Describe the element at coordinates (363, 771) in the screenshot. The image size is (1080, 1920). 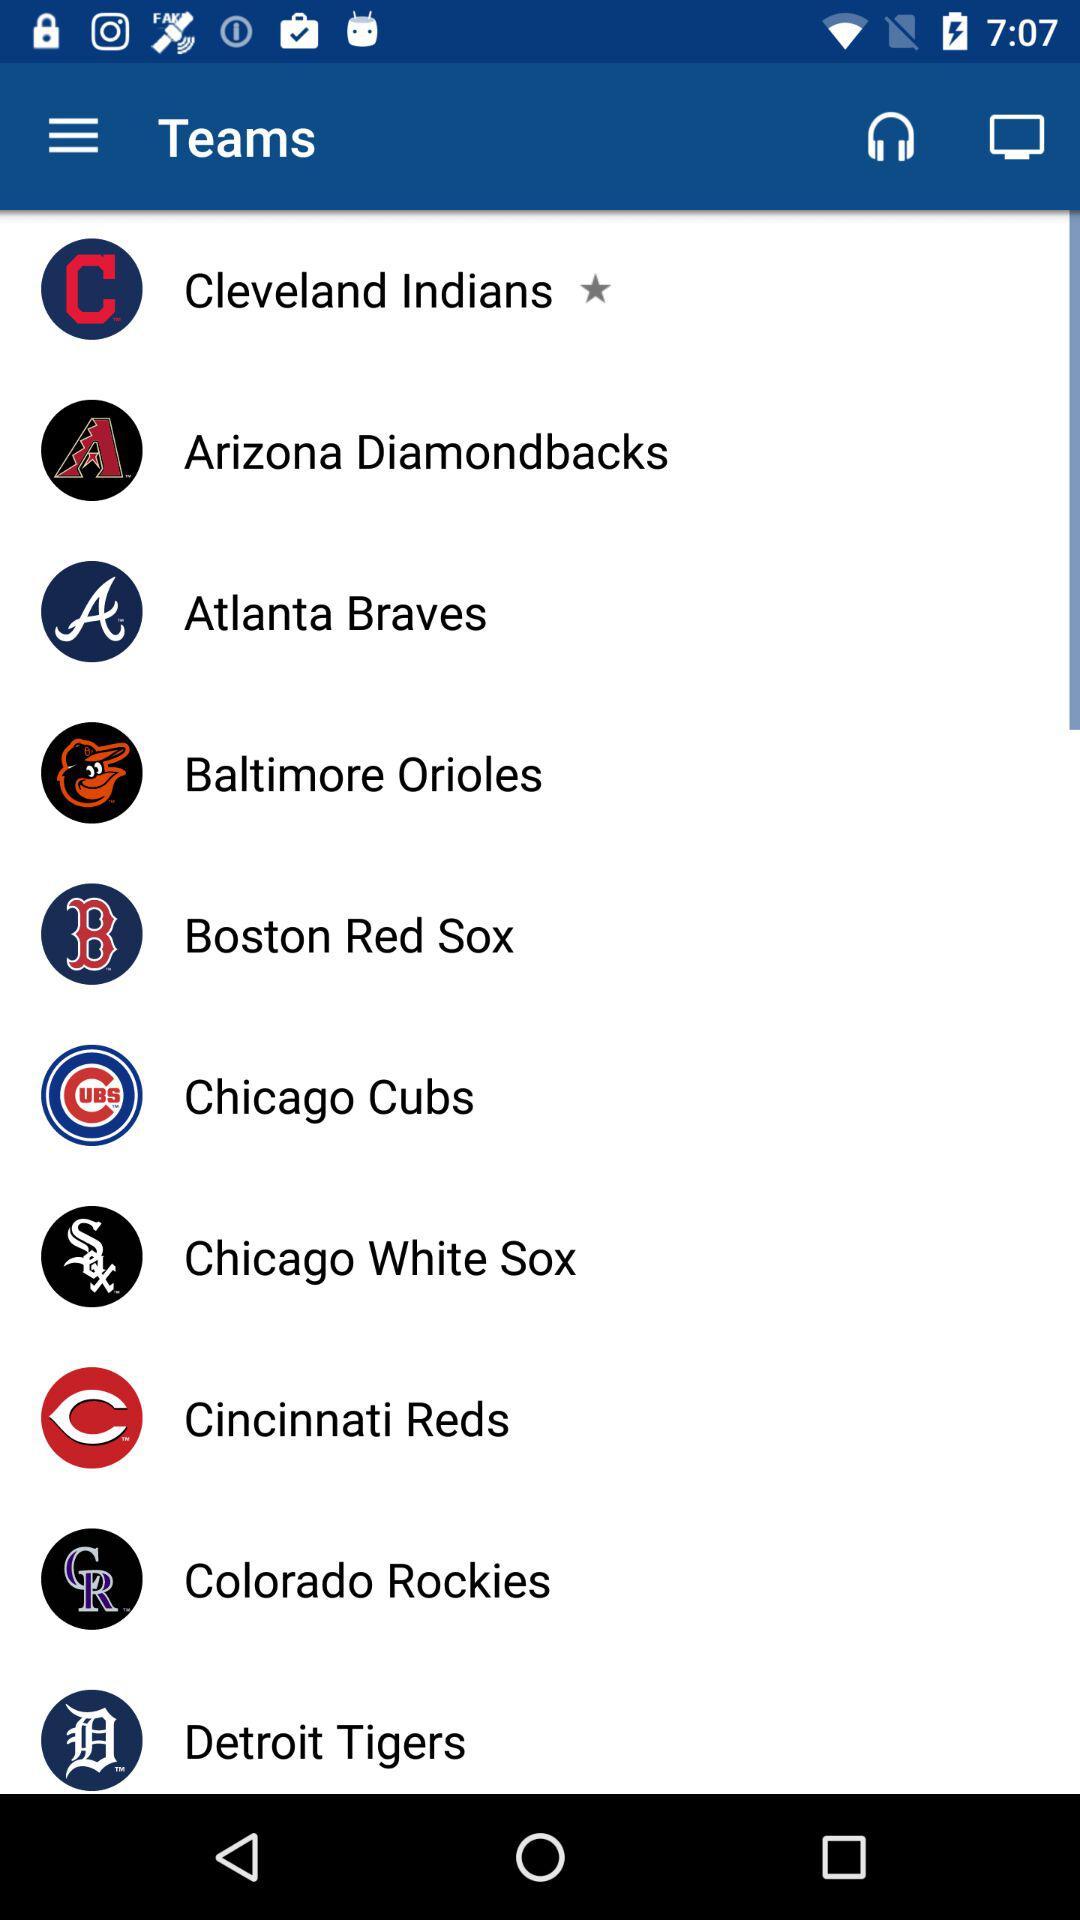
I see `baltimore orioles` at that location.